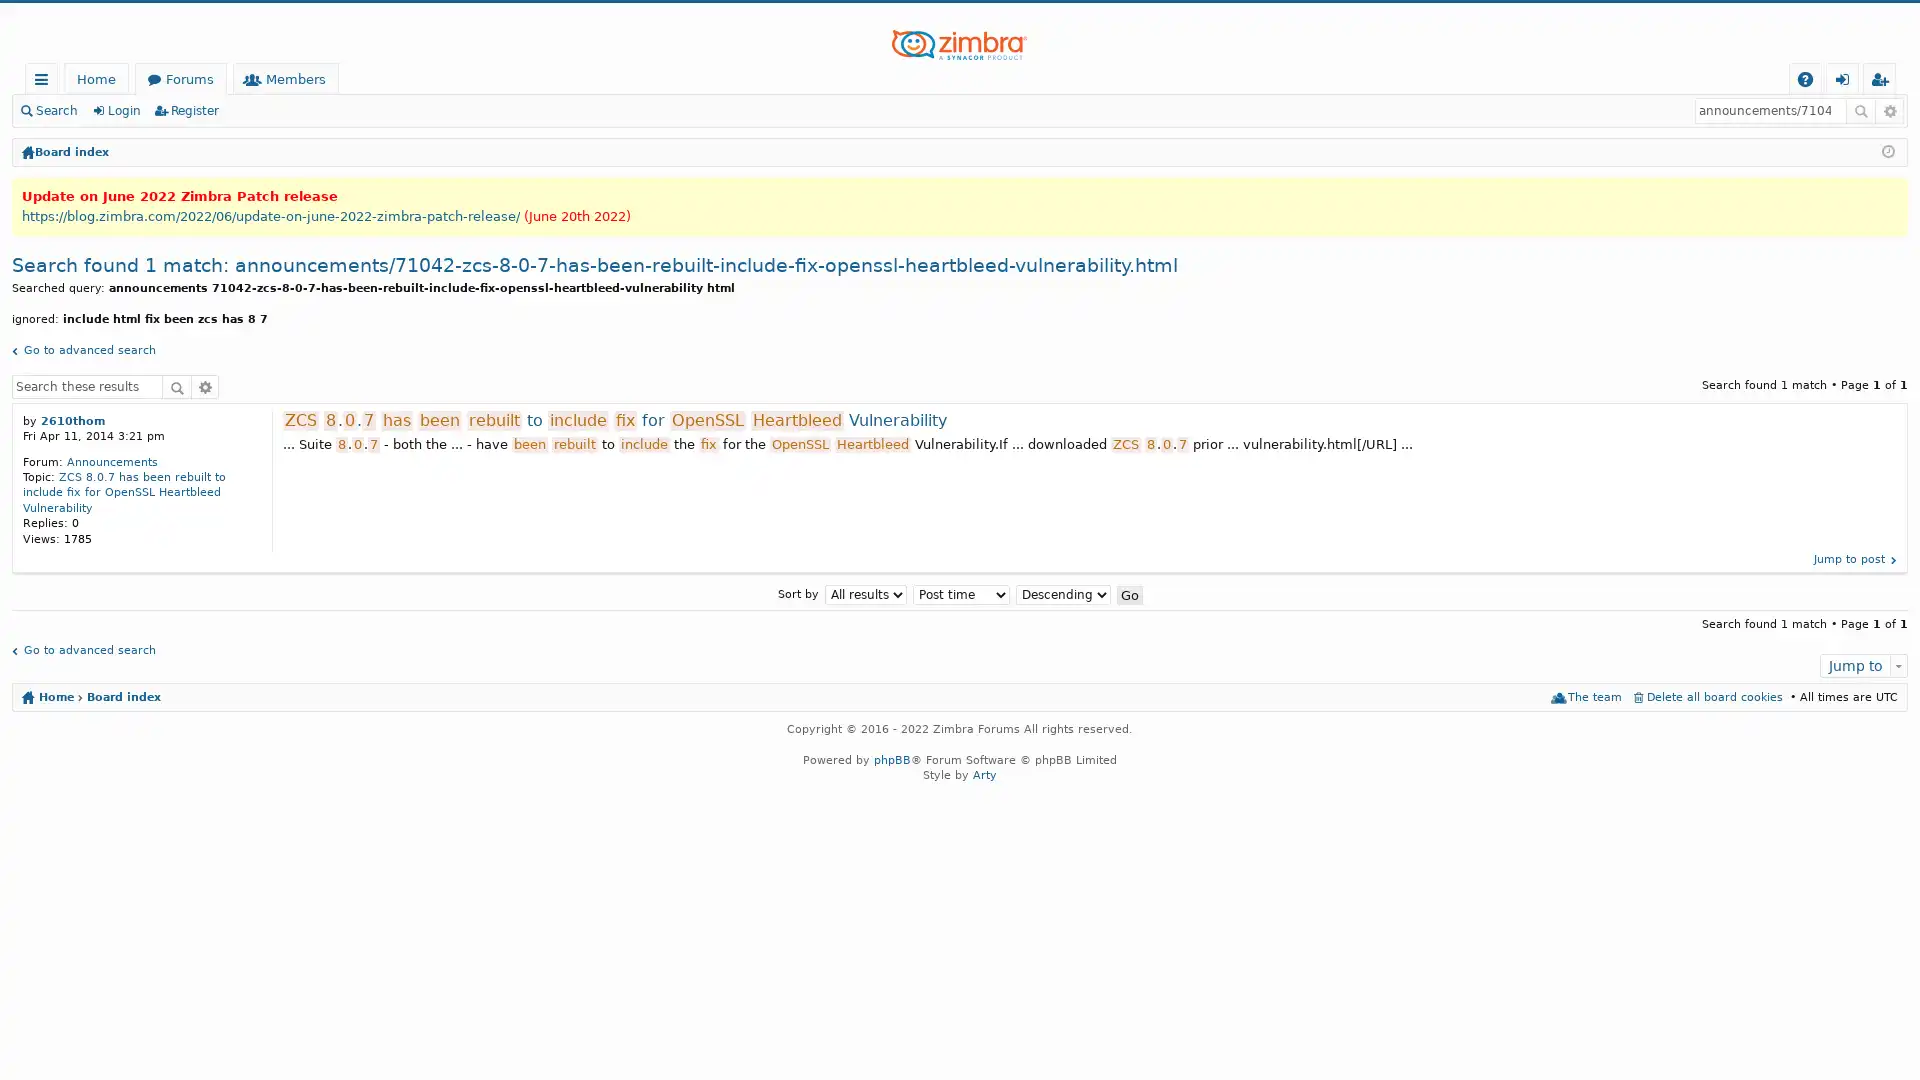 The height and width of the screenshot is (1080, 1920). Describe the element at coordinates (177, 385) in the screenshot. I see `Search` at that location.